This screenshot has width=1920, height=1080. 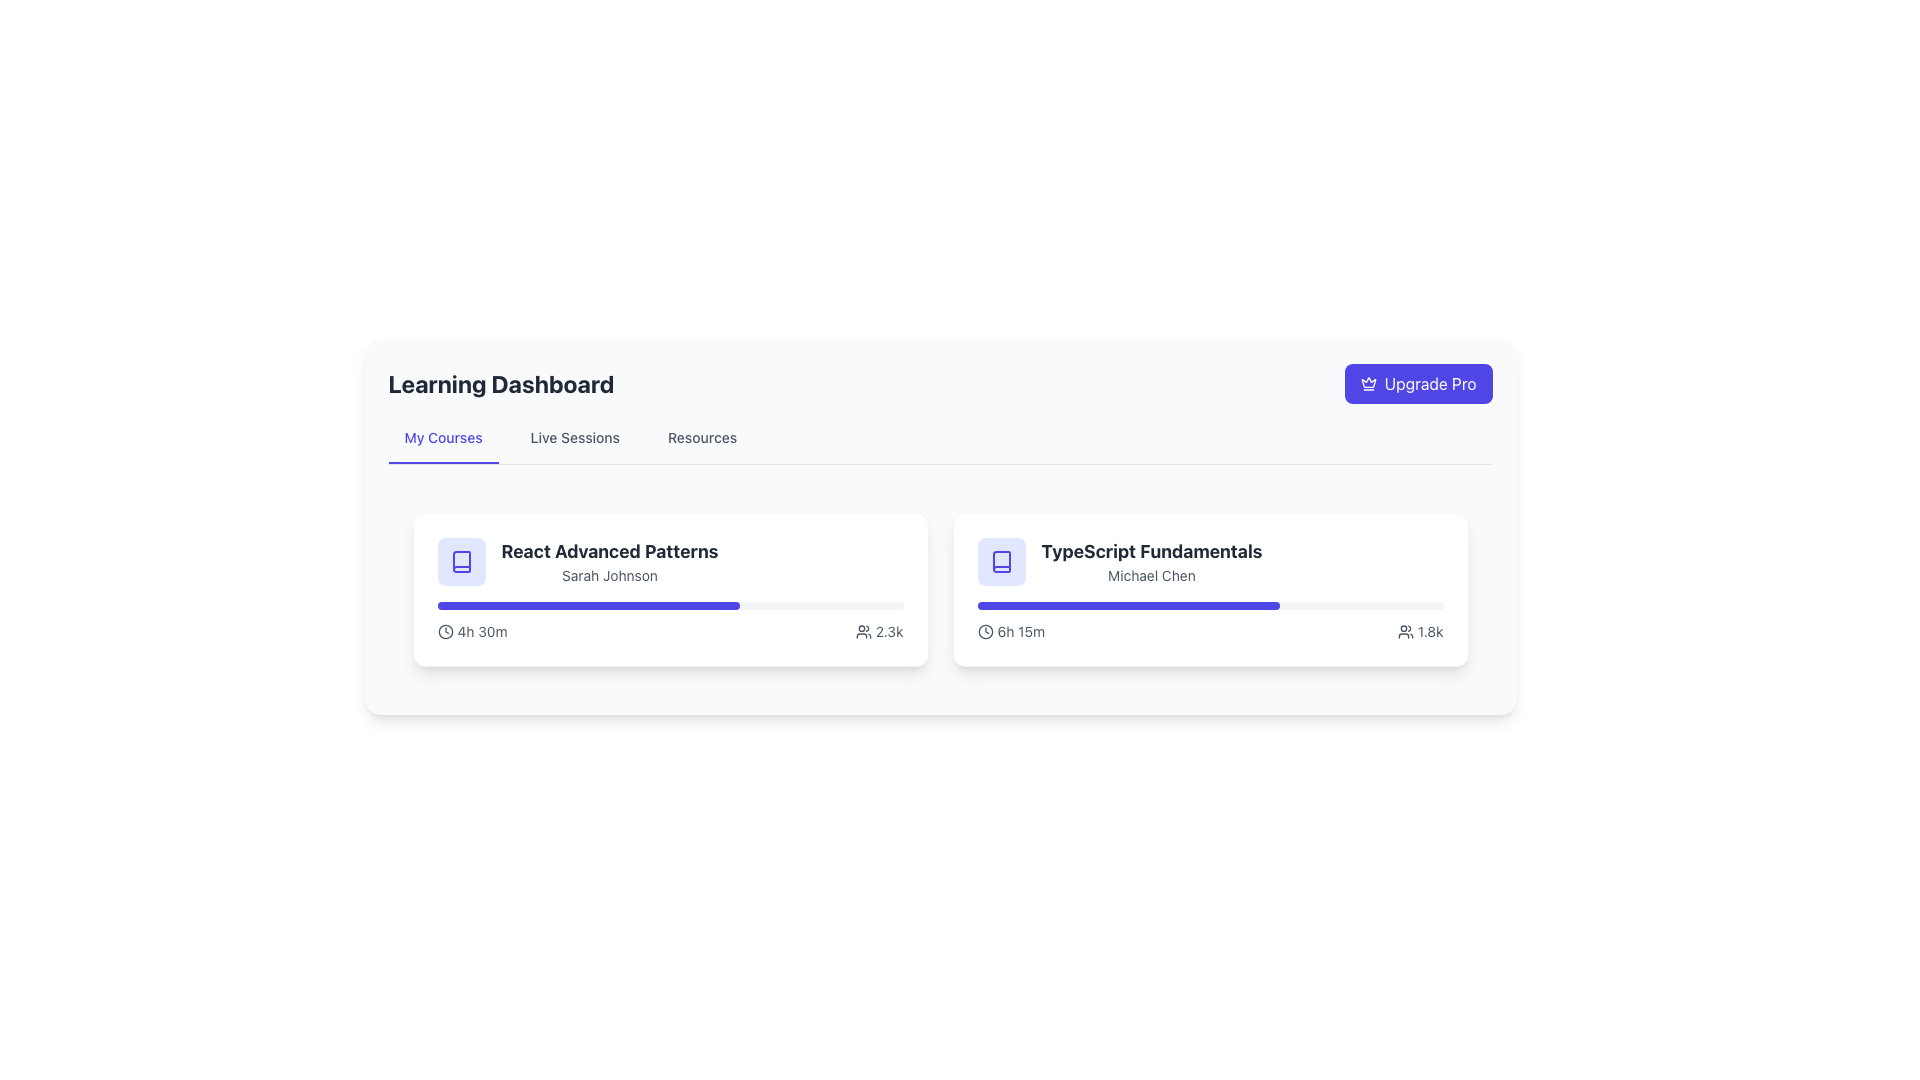 What do you see at coordinates (1419, 632) in the screenshot?
I see `the icon-text combination that displays a count of individuals or participants, located in the top-right corner as the last item in a horizontal group of indicators` at bounding box center [1419, 632].